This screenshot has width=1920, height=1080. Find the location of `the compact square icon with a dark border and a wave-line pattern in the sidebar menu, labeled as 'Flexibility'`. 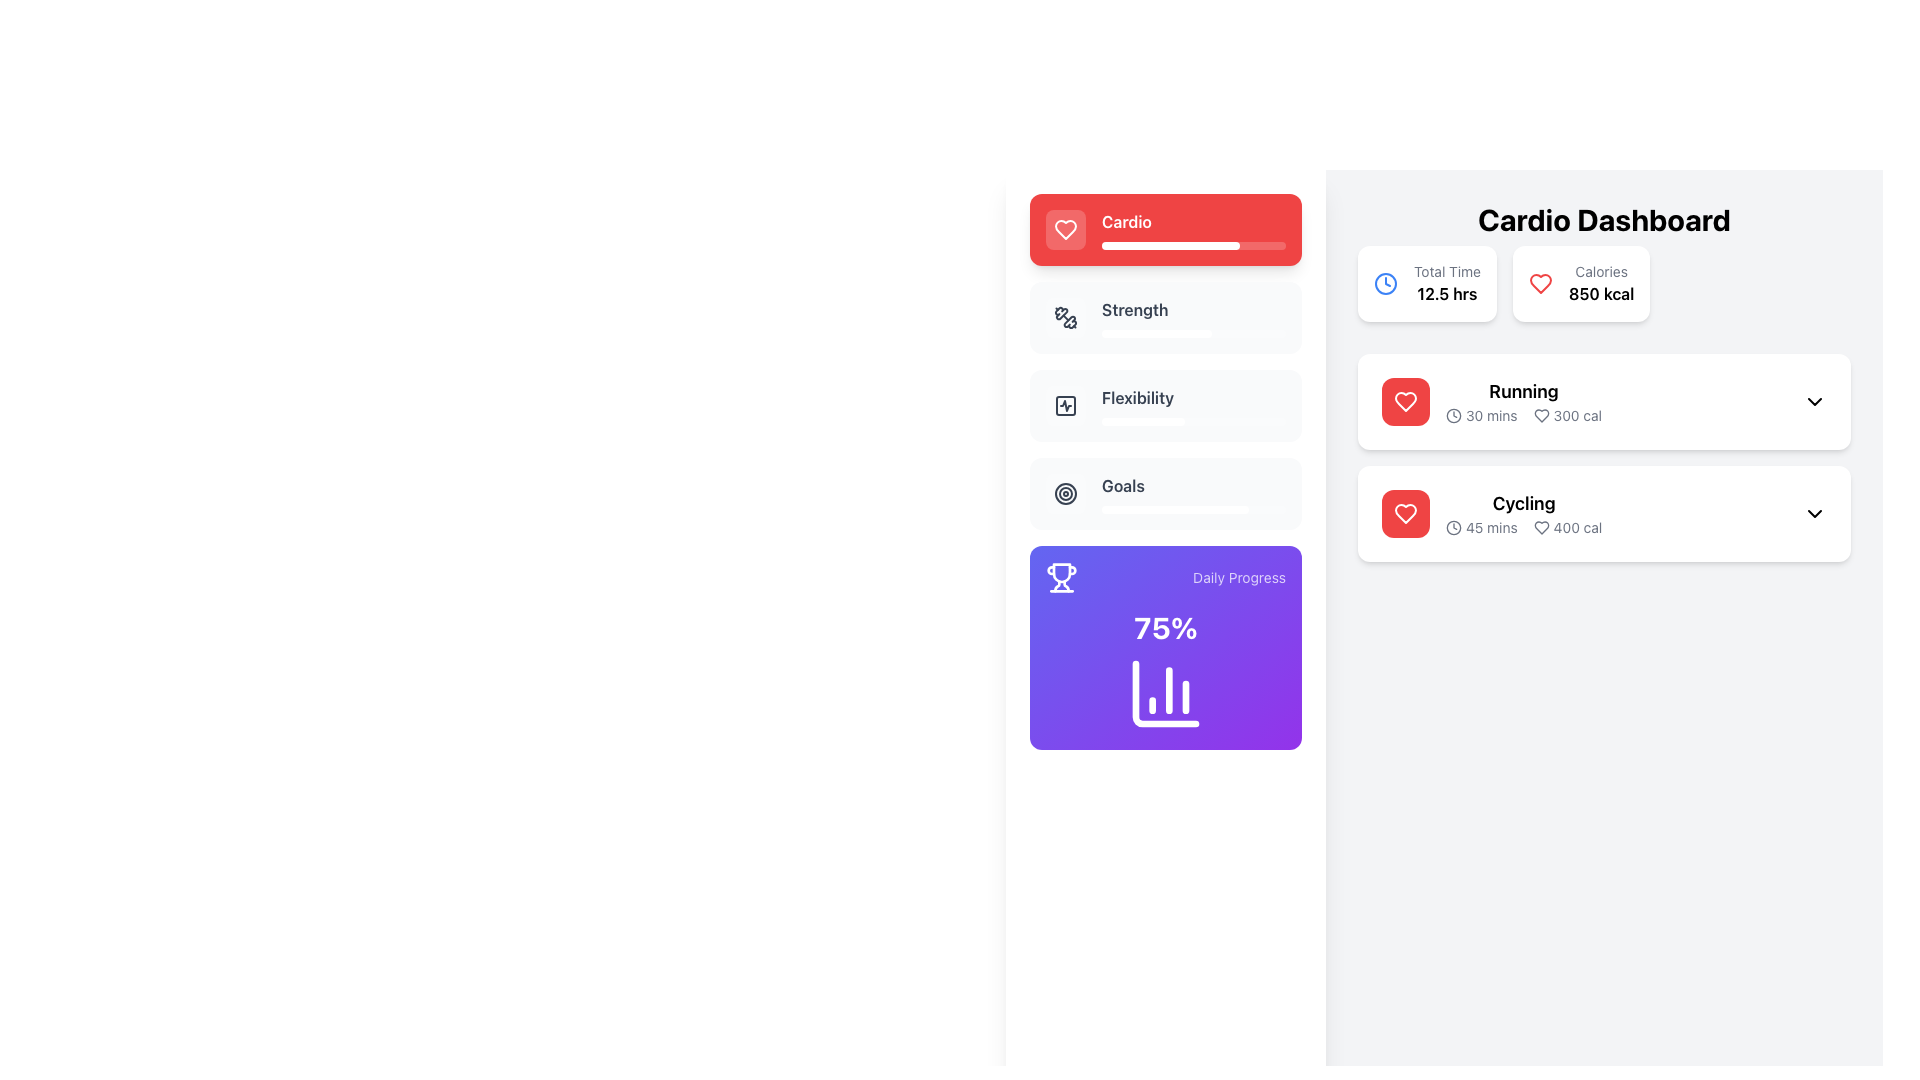

the compact square icon with a dark border and a wave-line pattern in the sidebar menu, labeled as 'Flexibility' is located at coordinates (1064, 405).